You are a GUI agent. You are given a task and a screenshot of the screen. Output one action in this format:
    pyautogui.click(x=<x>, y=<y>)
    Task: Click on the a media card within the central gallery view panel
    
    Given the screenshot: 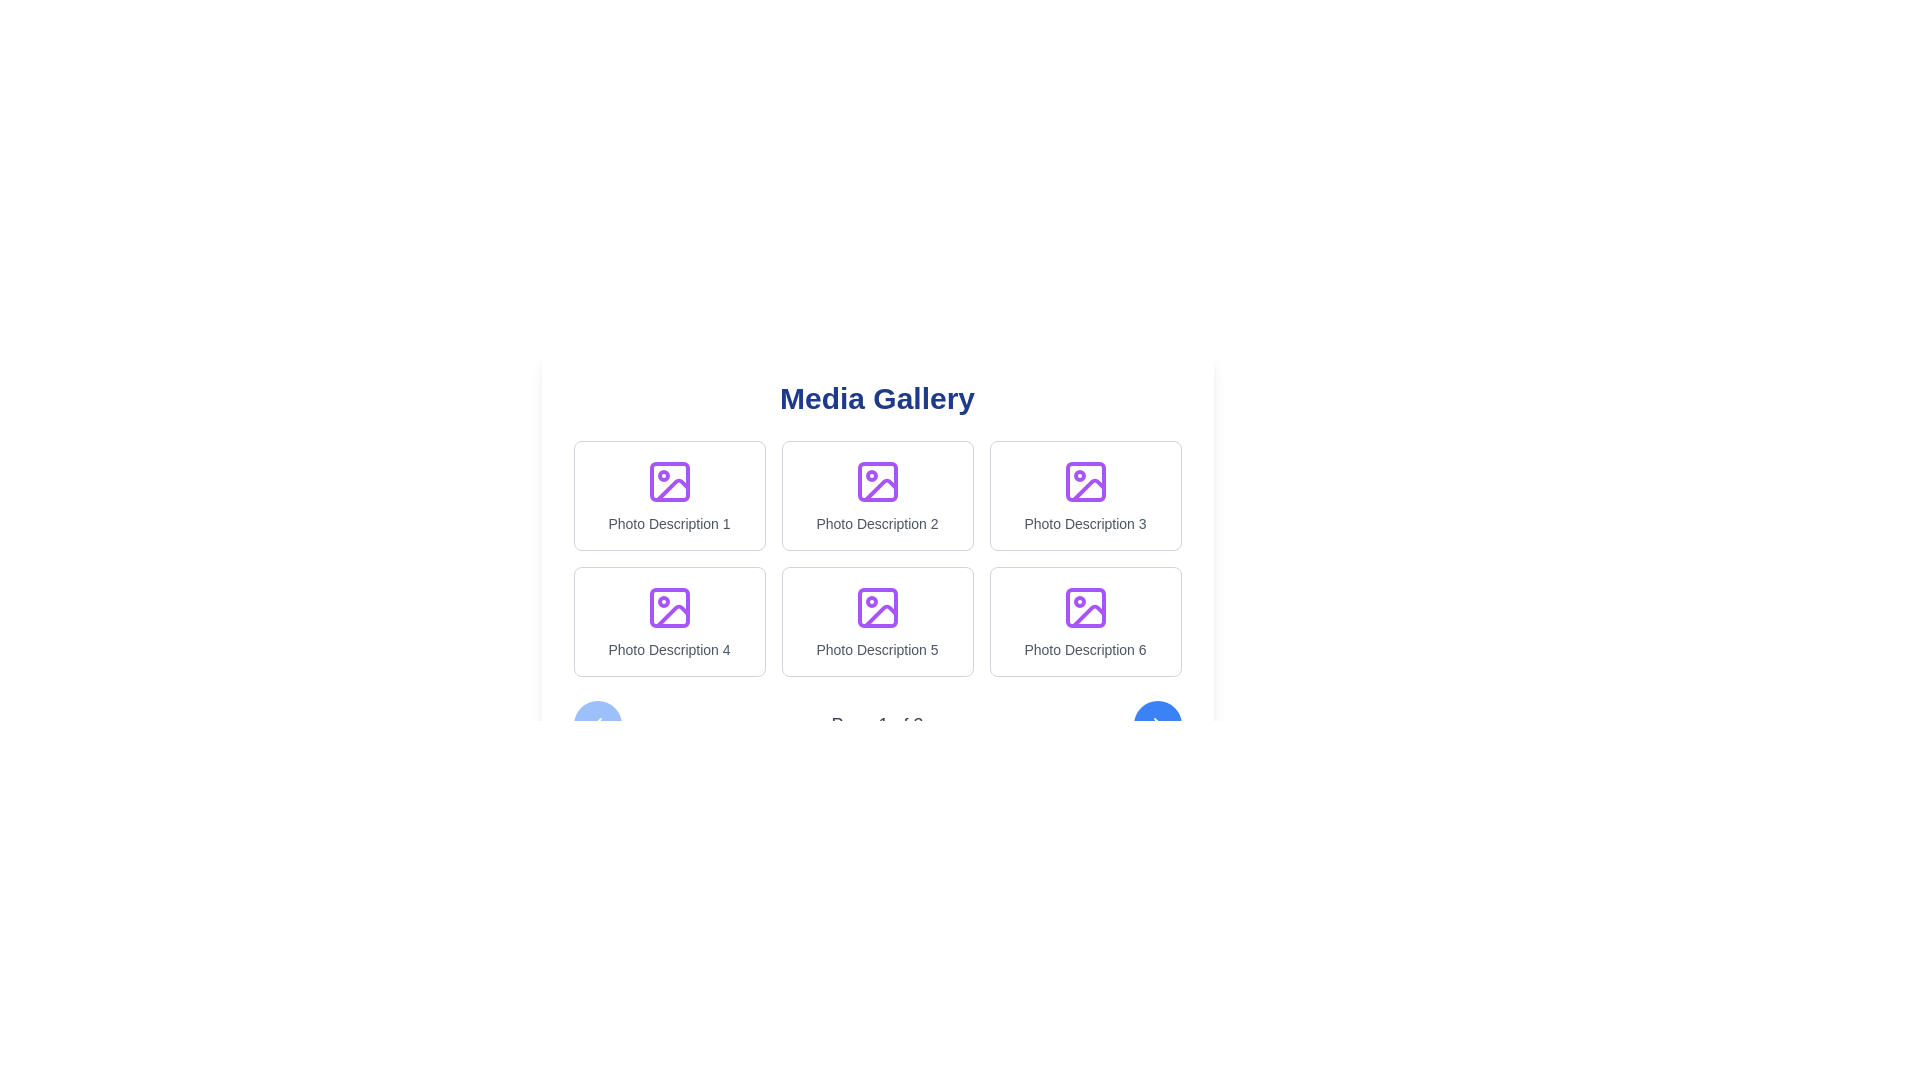 What is the action you would take?
    pyautogui.click(x=877, y=564)
    